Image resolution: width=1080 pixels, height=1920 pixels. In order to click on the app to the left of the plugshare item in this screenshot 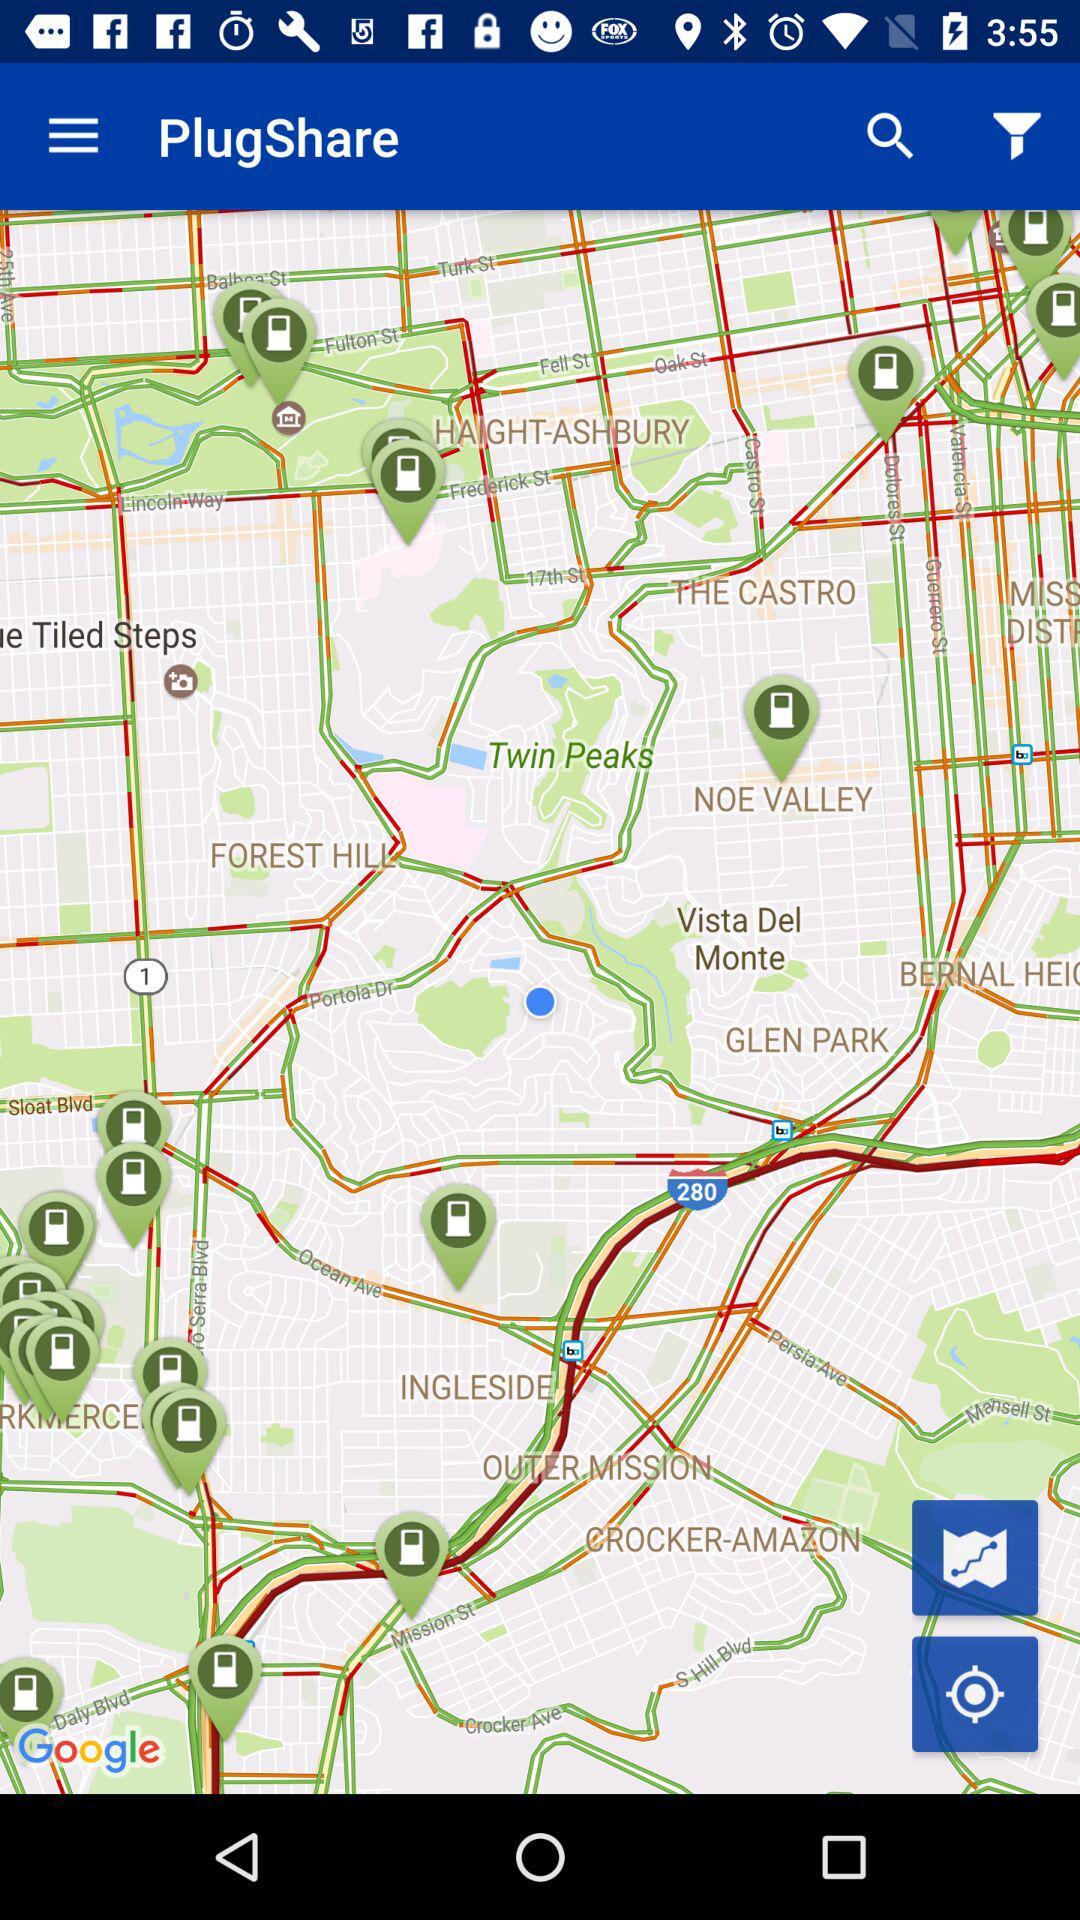, I will do `click(72, 135)`.